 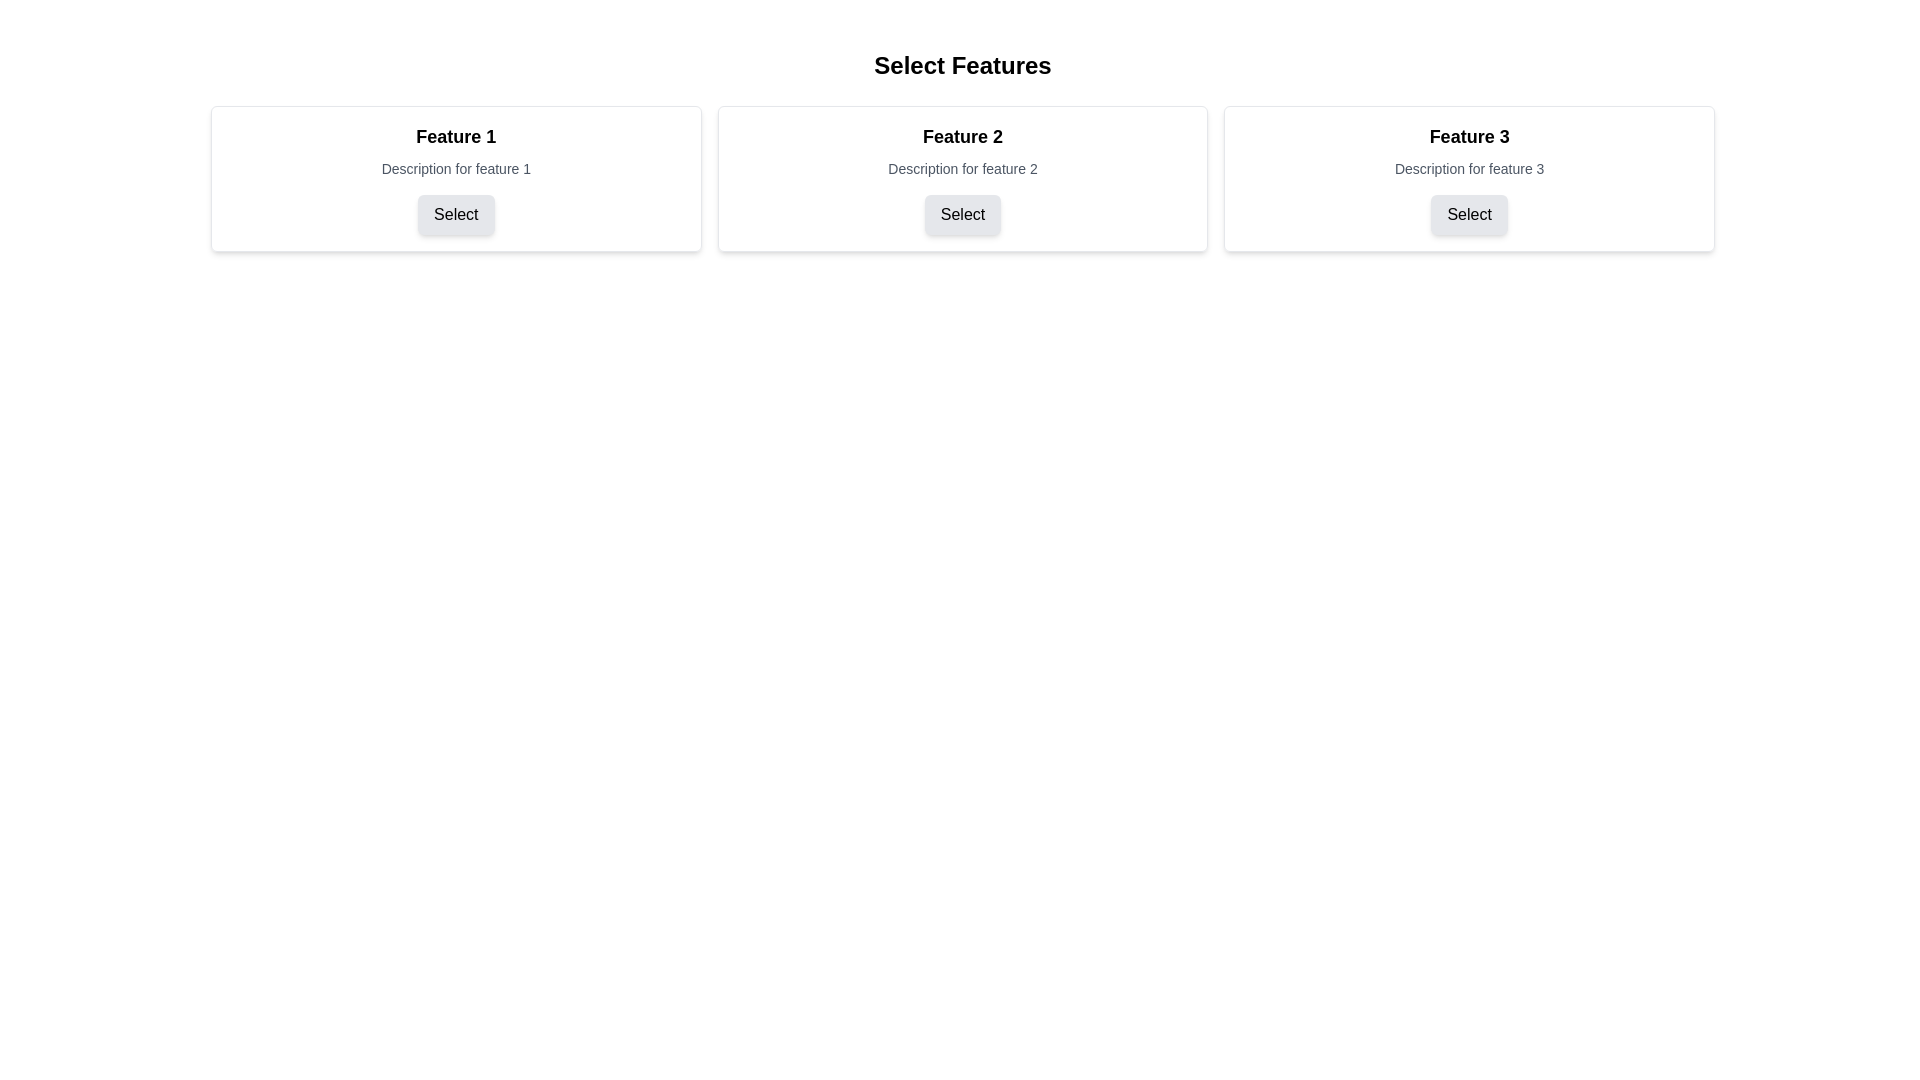 What do you see at coordinates (455, 168) in the screenshot?
I see `the static text element that provides additional information about 'Feature 1', located directly below the heading 'Feature 1' and above the button labeled 'Select'` at bounding box center [455, 168].